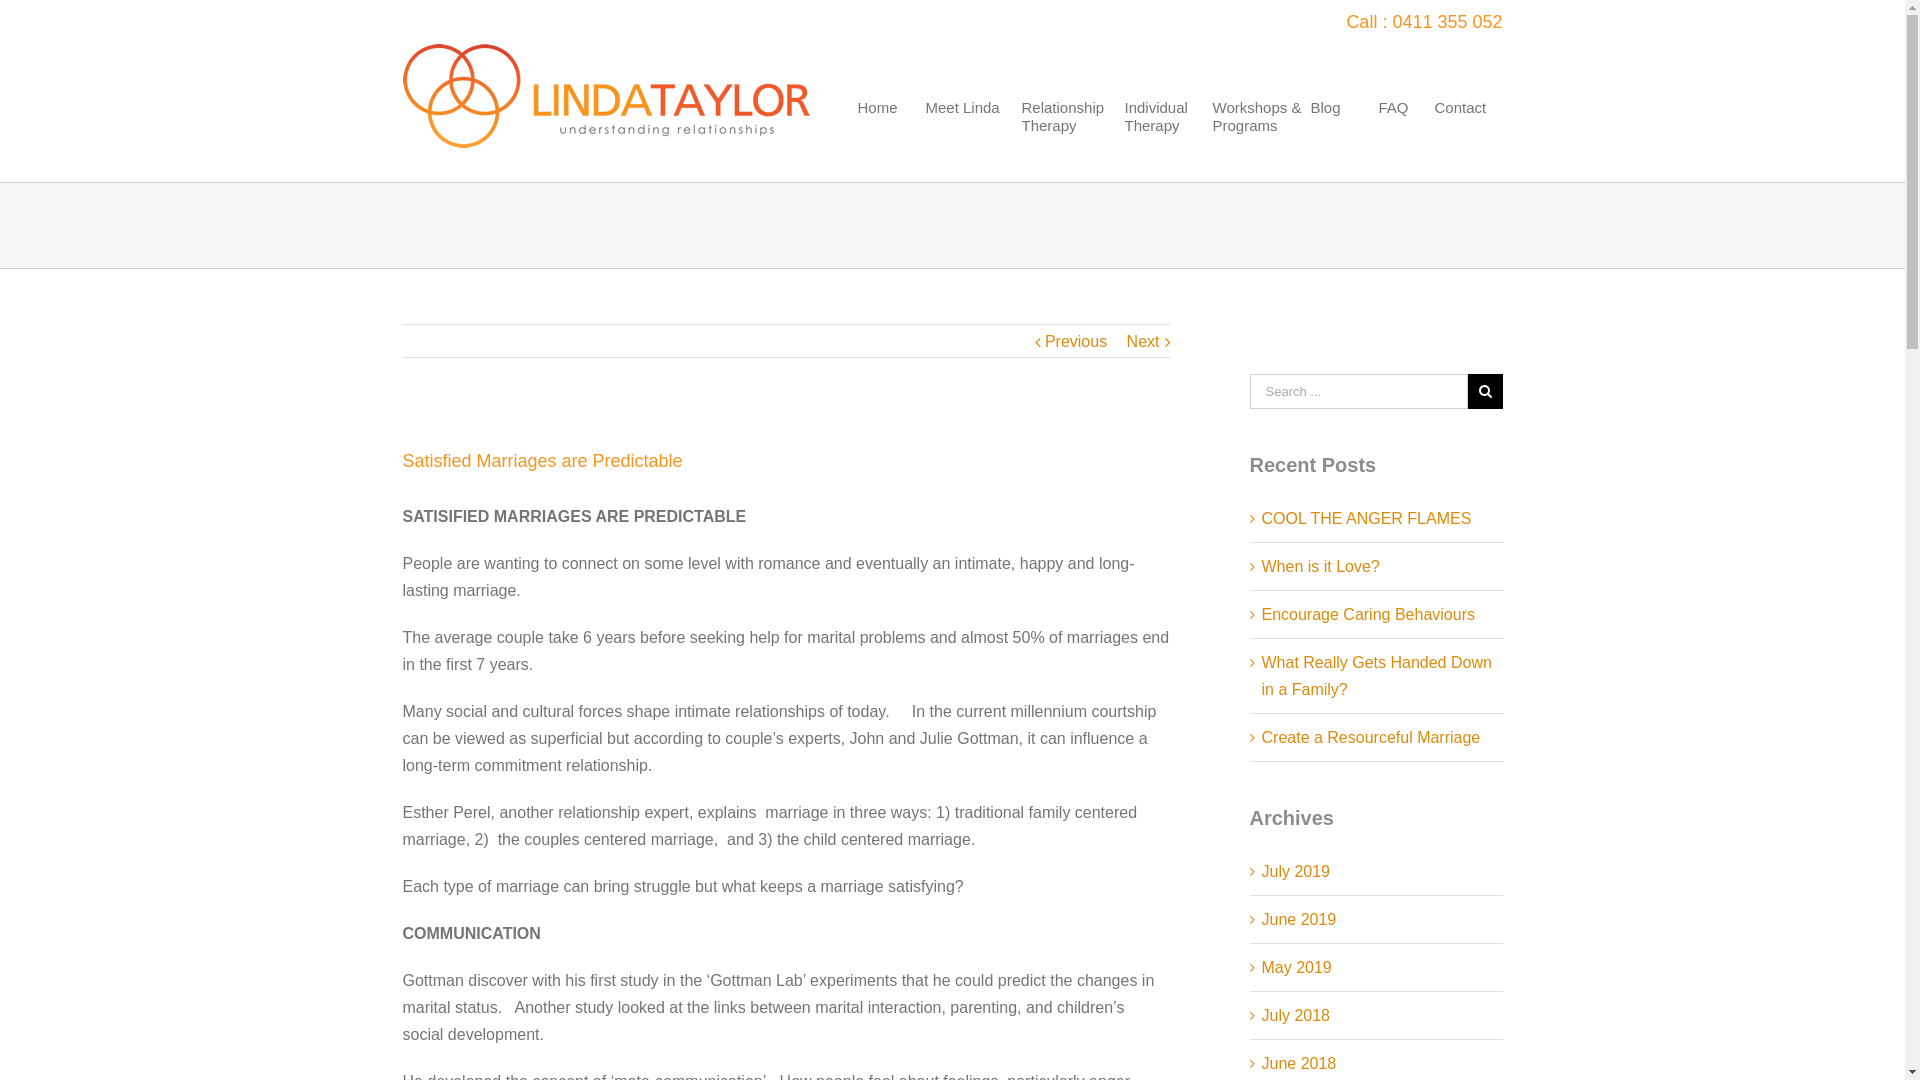  I want to click on 'Contact', so click(1464, 139).